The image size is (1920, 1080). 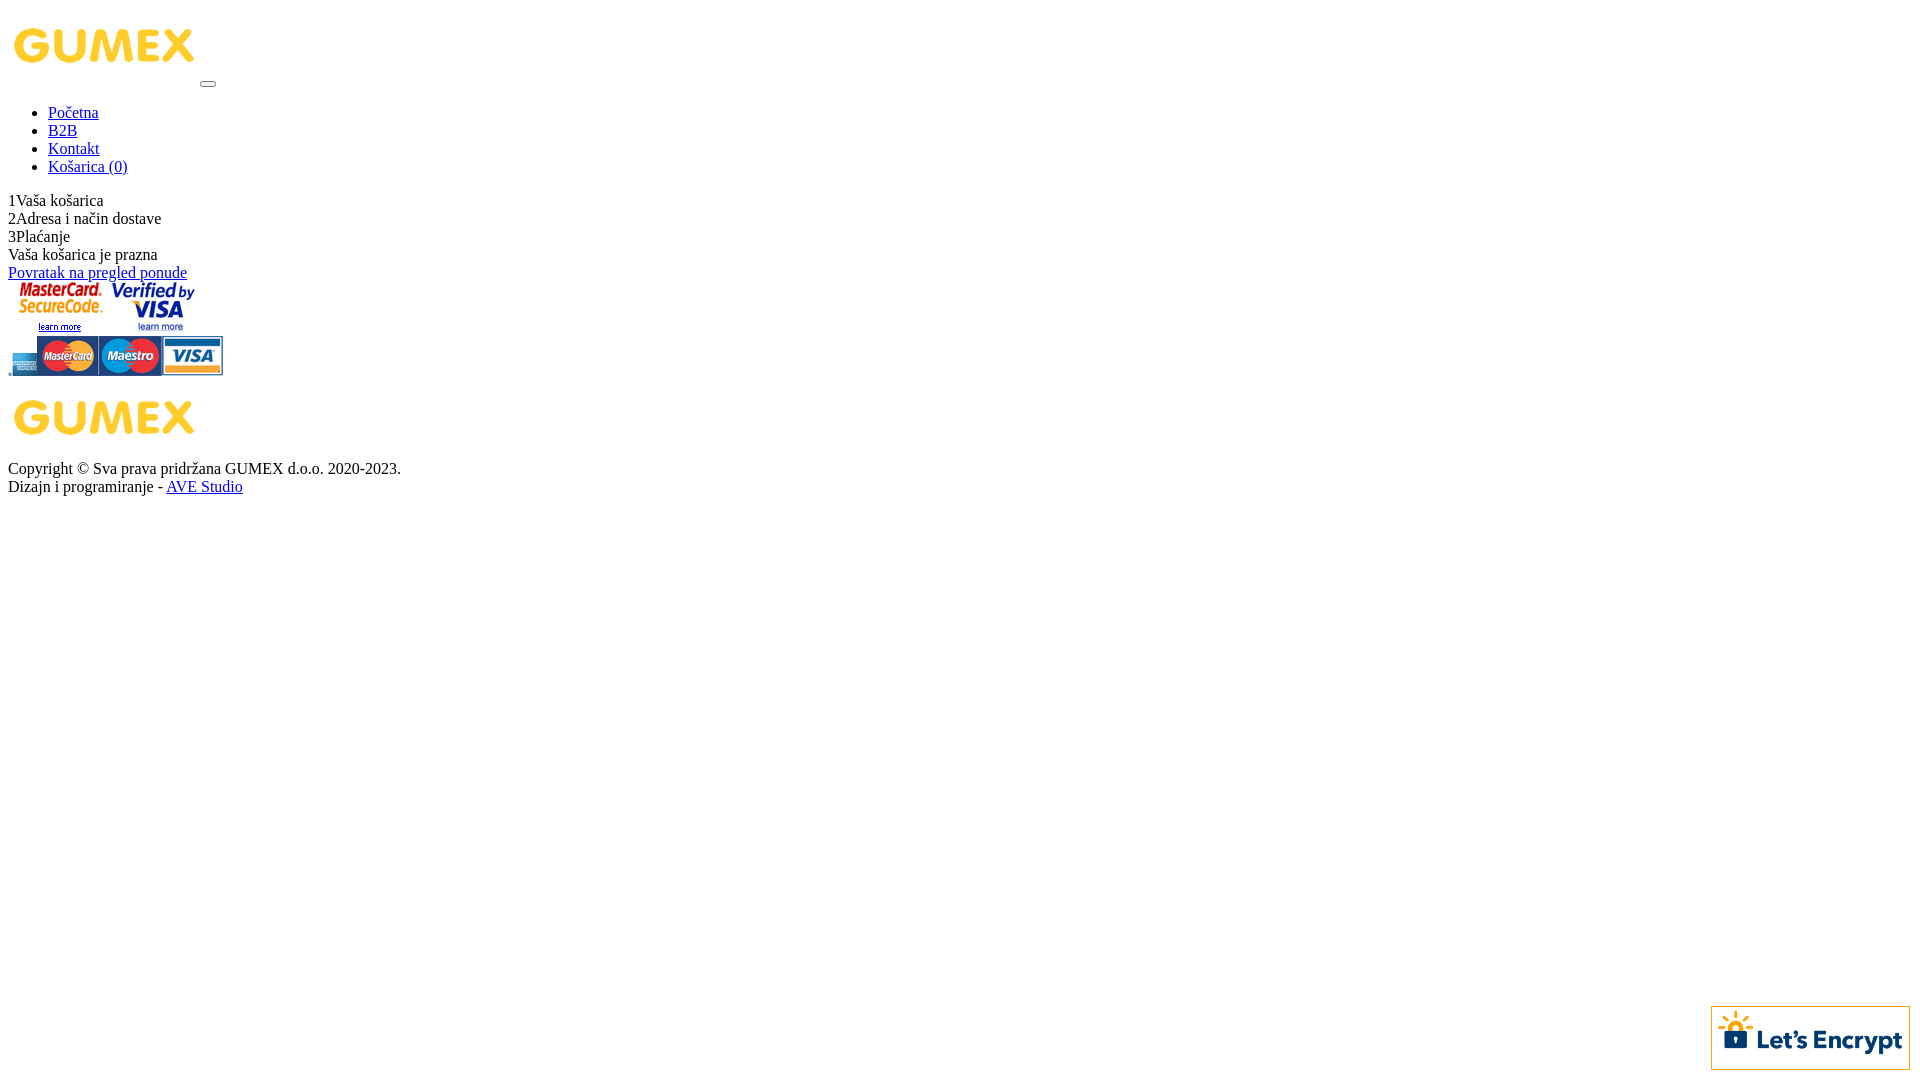 I want to click on 'Lets Encrypt', so click(x=1810, y=1035).